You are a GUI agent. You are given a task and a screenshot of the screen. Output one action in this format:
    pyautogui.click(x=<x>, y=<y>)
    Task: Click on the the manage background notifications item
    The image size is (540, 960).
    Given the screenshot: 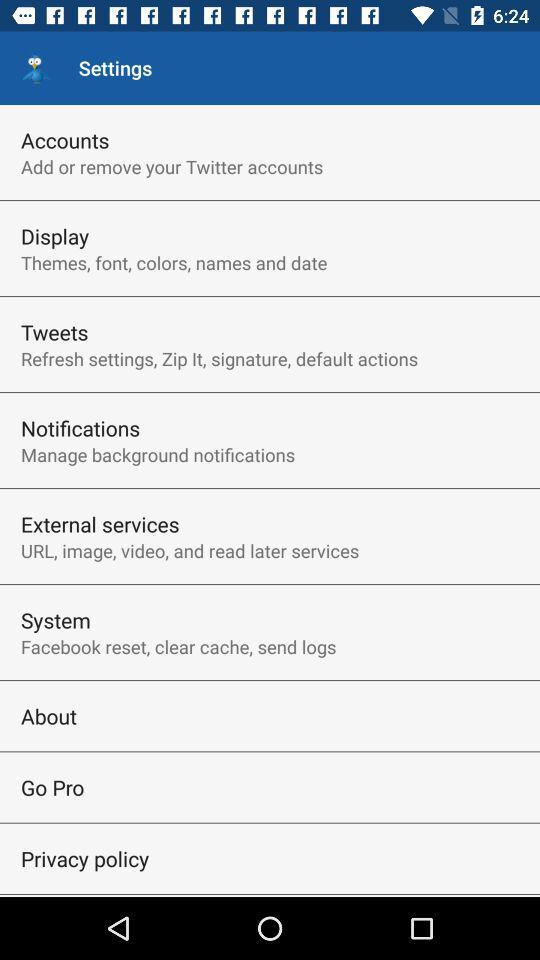 What is the action you would take?
    pyautogui.click(x=157, y=454)
    